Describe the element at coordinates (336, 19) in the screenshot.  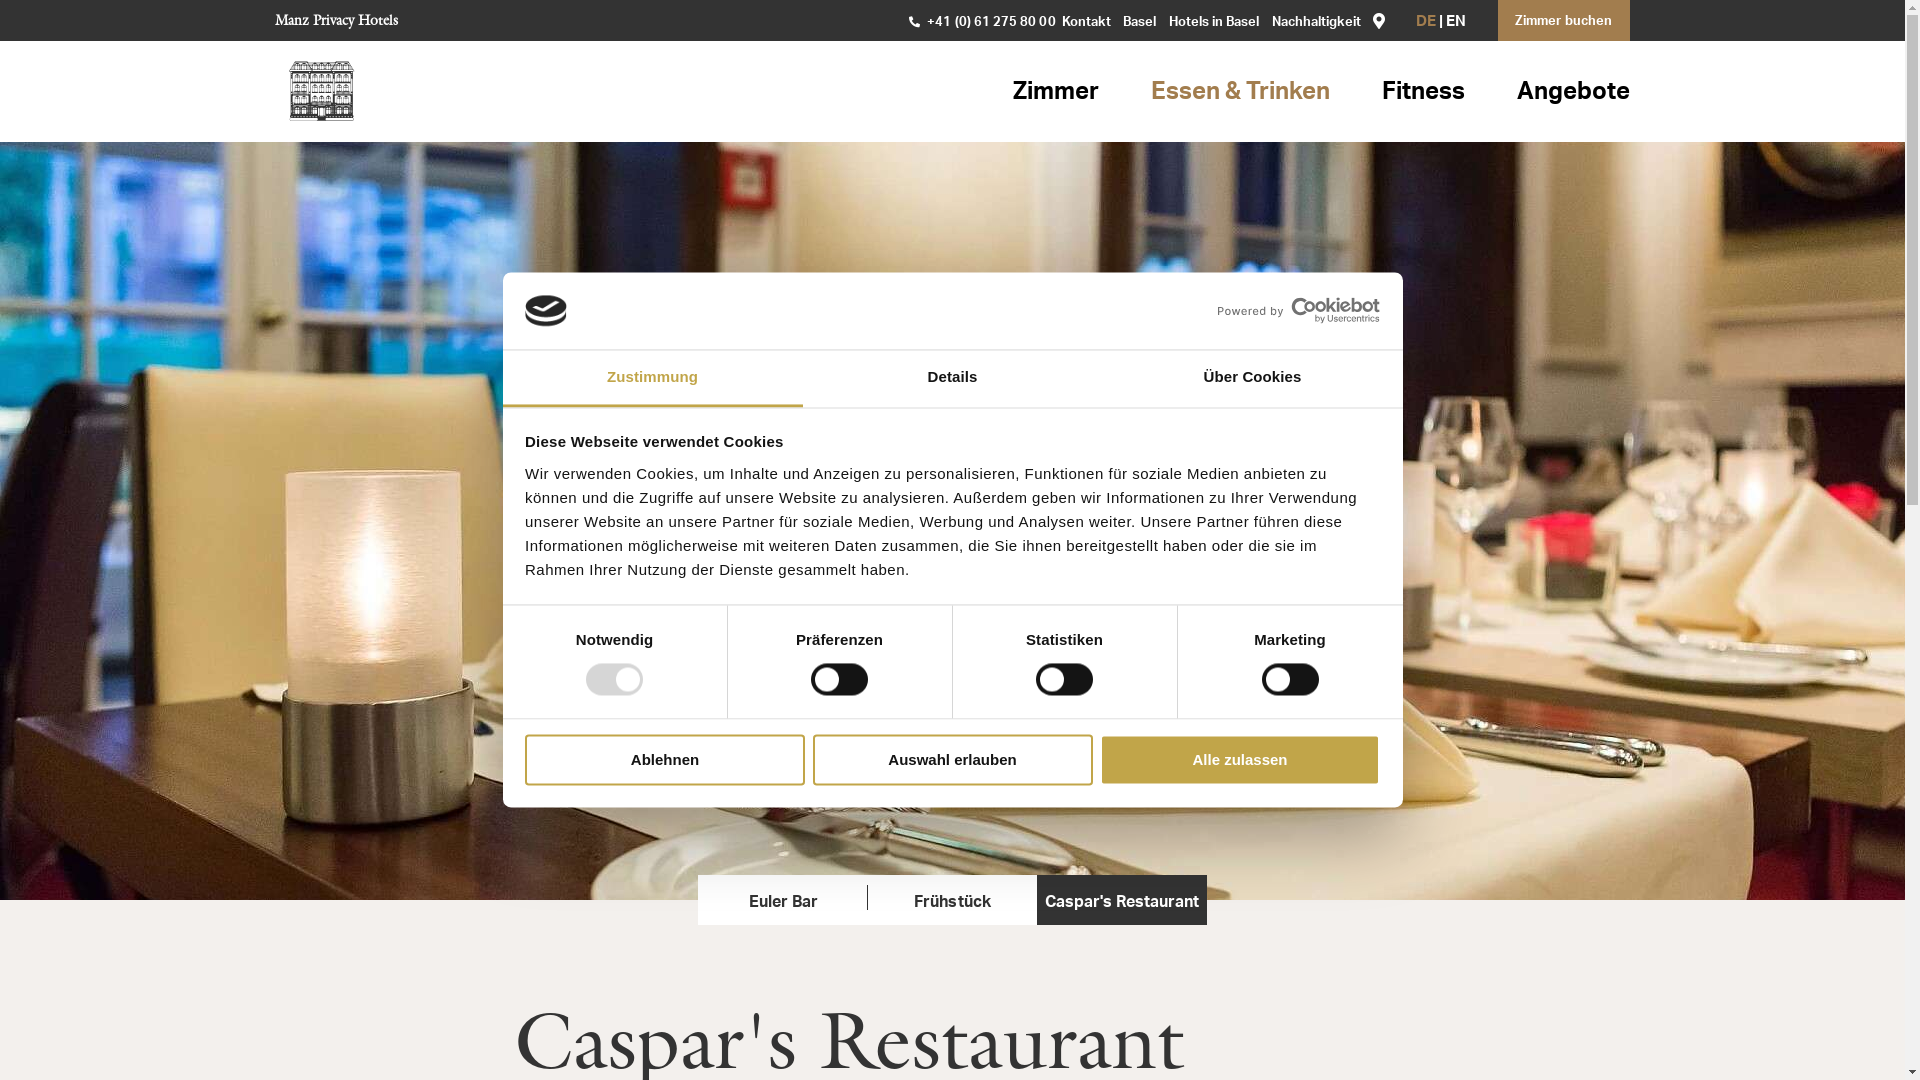
I see `'Manz Privacy Hotels'` at that location.